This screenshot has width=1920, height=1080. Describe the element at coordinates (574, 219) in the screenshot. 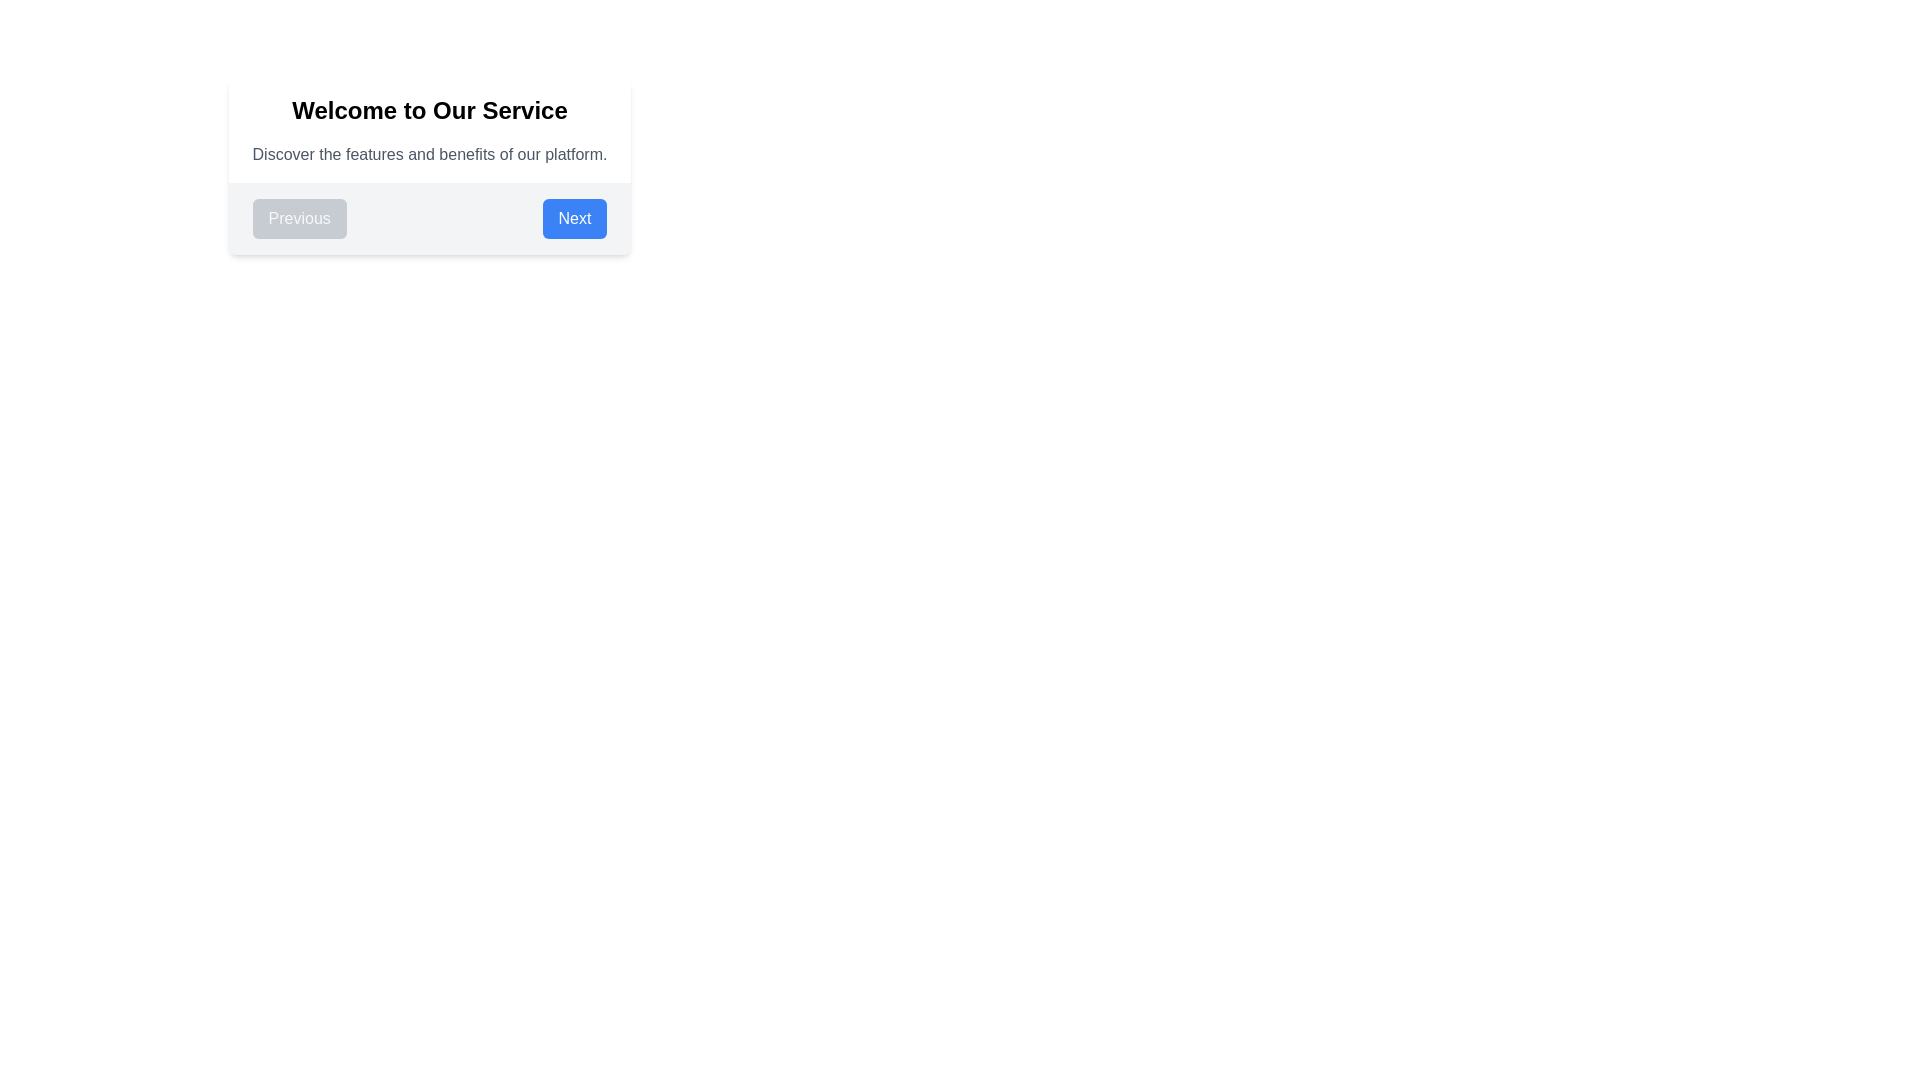

I see `the second button in the horizontal panel located at the bottom section of the card-like component` at that location.